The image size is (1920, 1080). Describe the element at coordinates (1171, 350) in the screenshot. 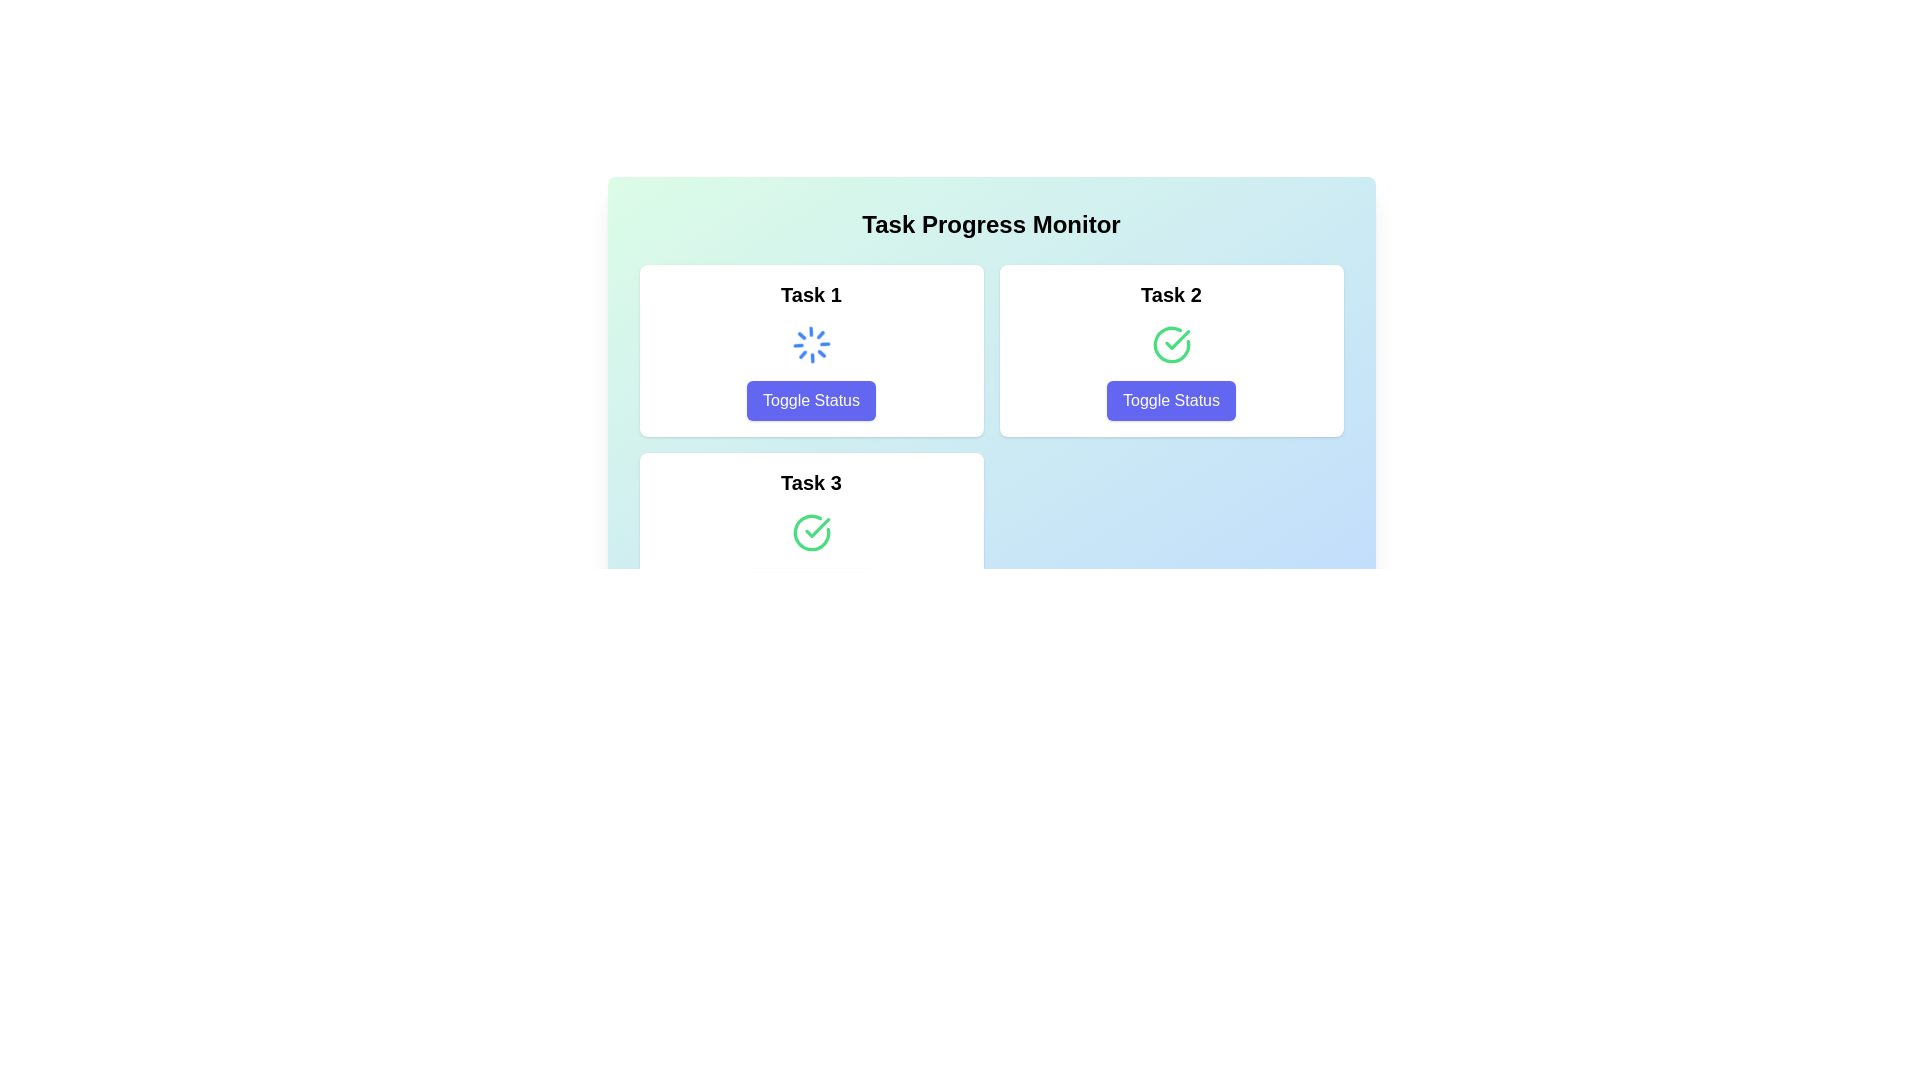

I see `the second task card in the task management interface` at that location.